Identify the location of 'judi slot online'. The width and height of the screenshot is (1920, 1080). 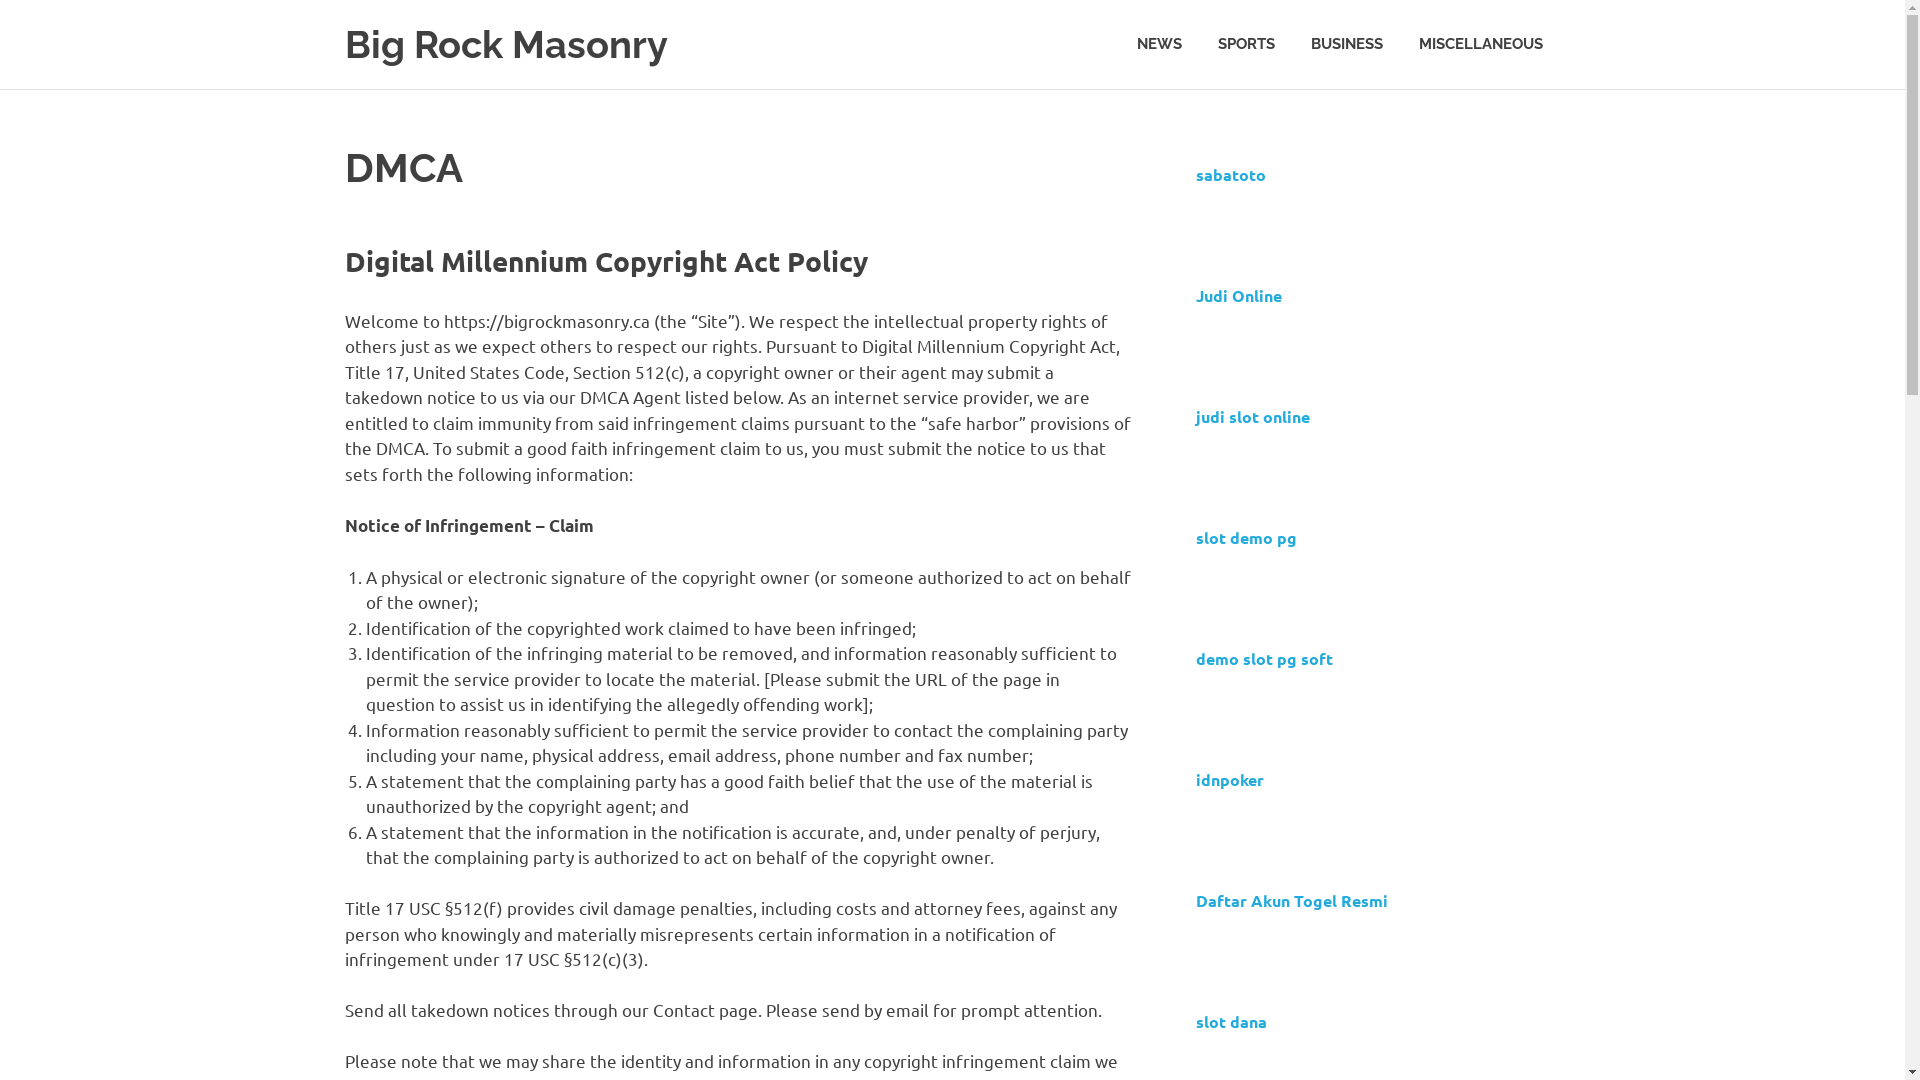
(1251, 415).